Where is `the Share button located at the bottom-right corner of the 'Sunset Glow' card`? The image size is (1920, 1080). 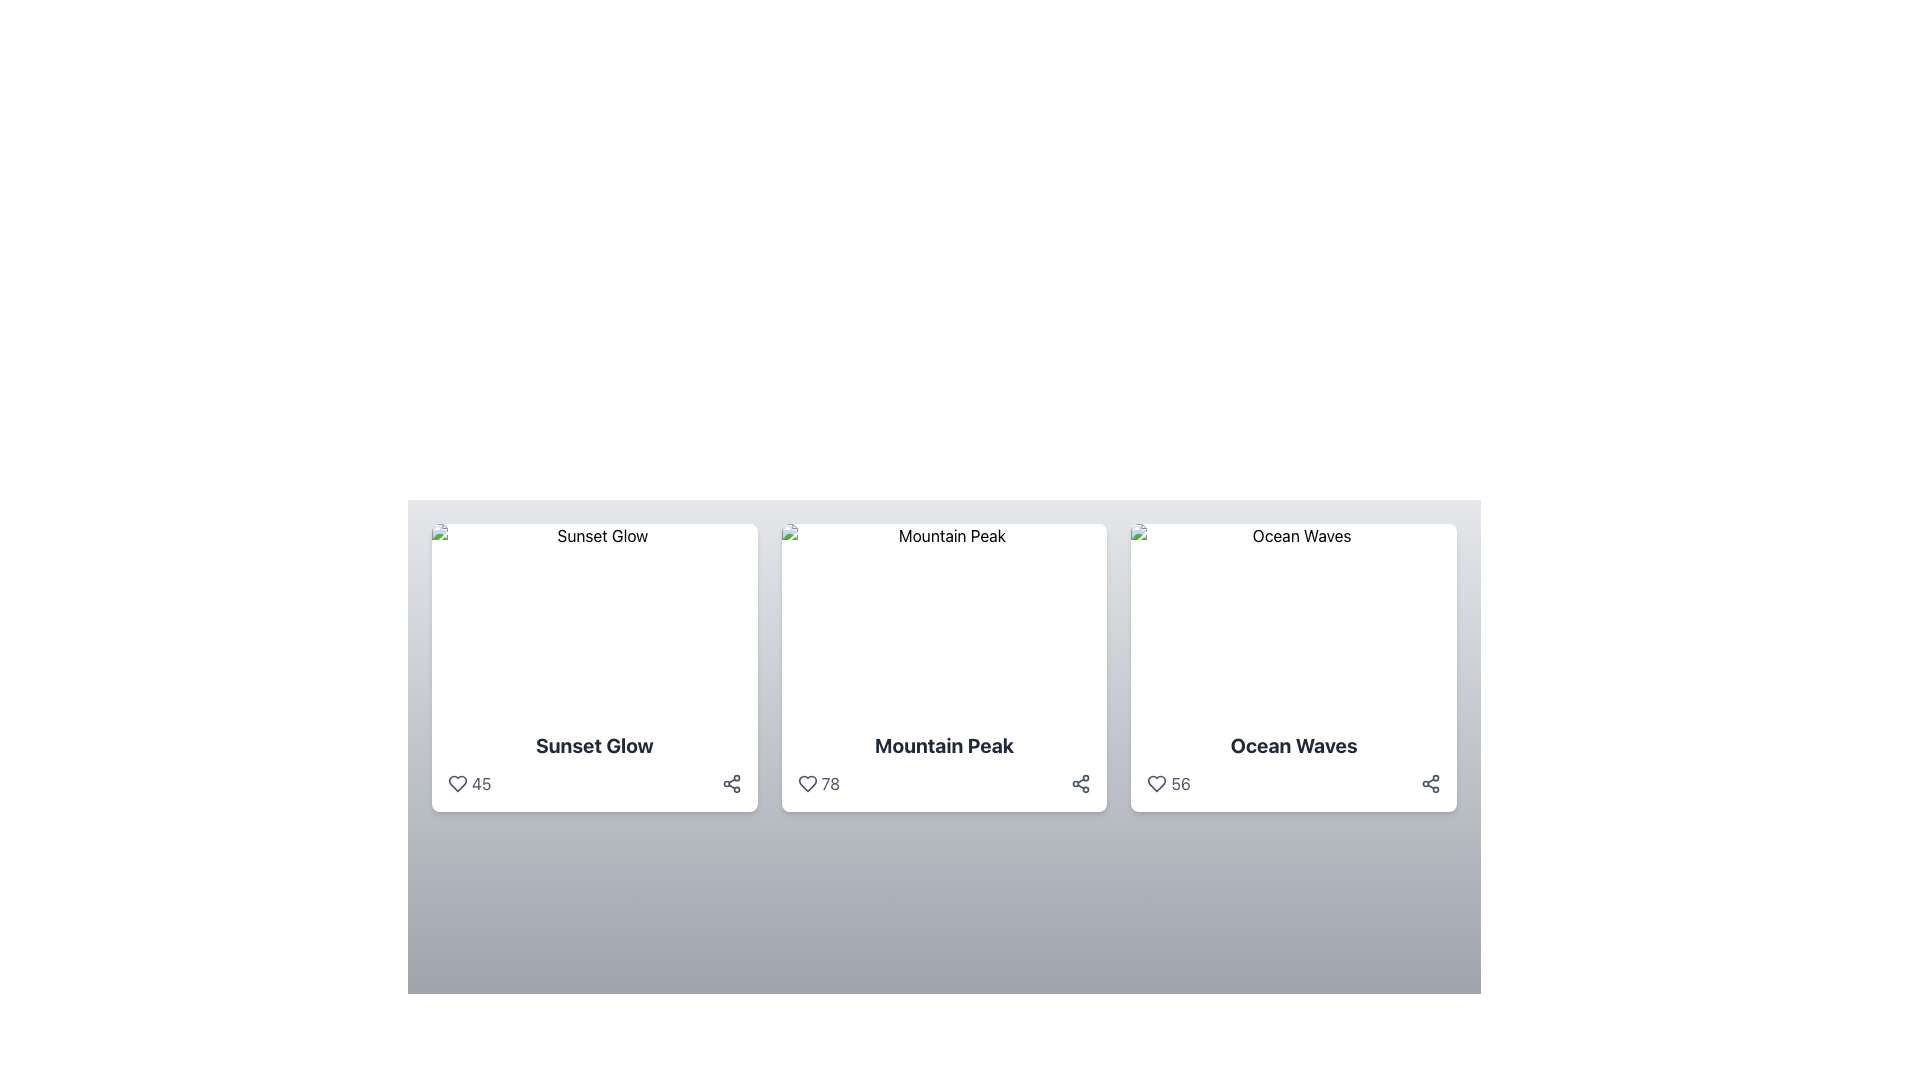
the Share button located at the bottom-right corner of the 'Sunset Glow' card is located at coordinates (730, 782).